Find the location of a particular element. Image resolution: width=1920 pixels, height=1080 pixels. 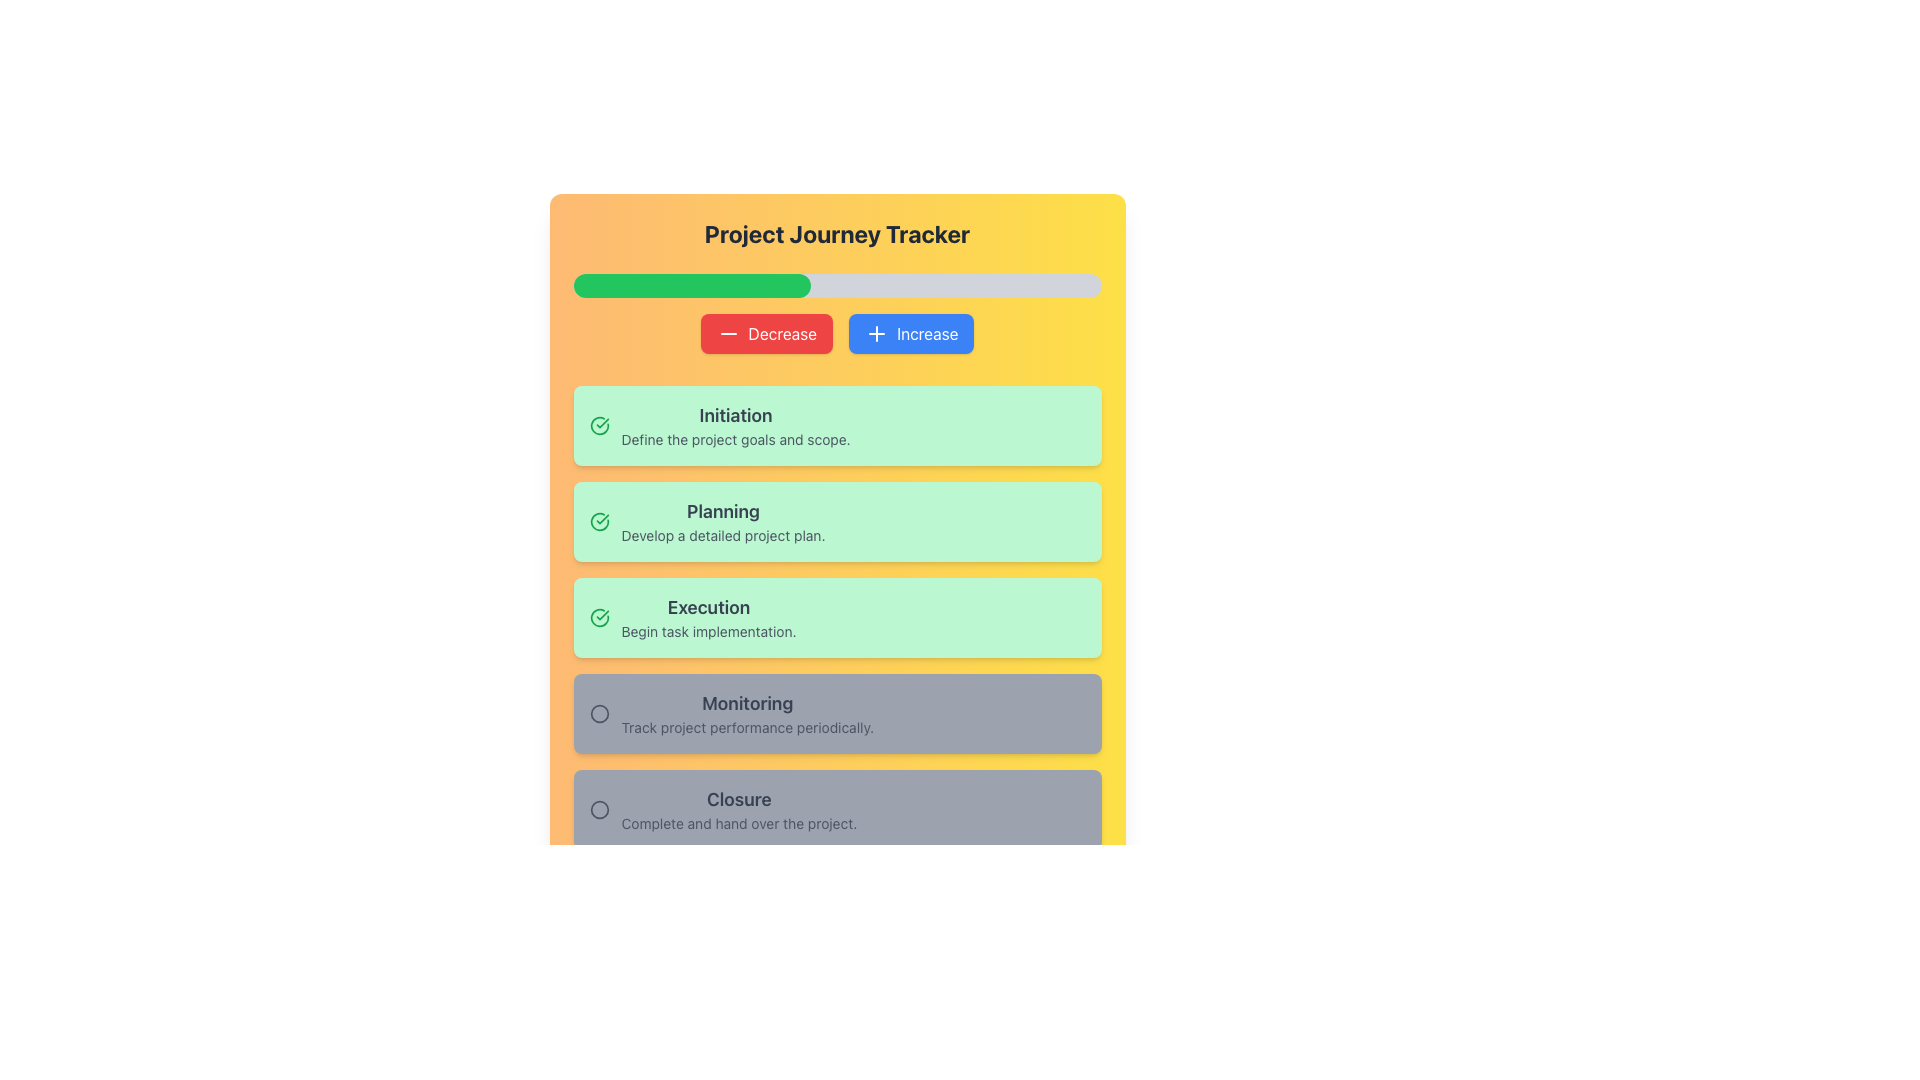

the horizontal line icon located inside the red button labeled 'Decrease' is located at coordinates (727, 333).